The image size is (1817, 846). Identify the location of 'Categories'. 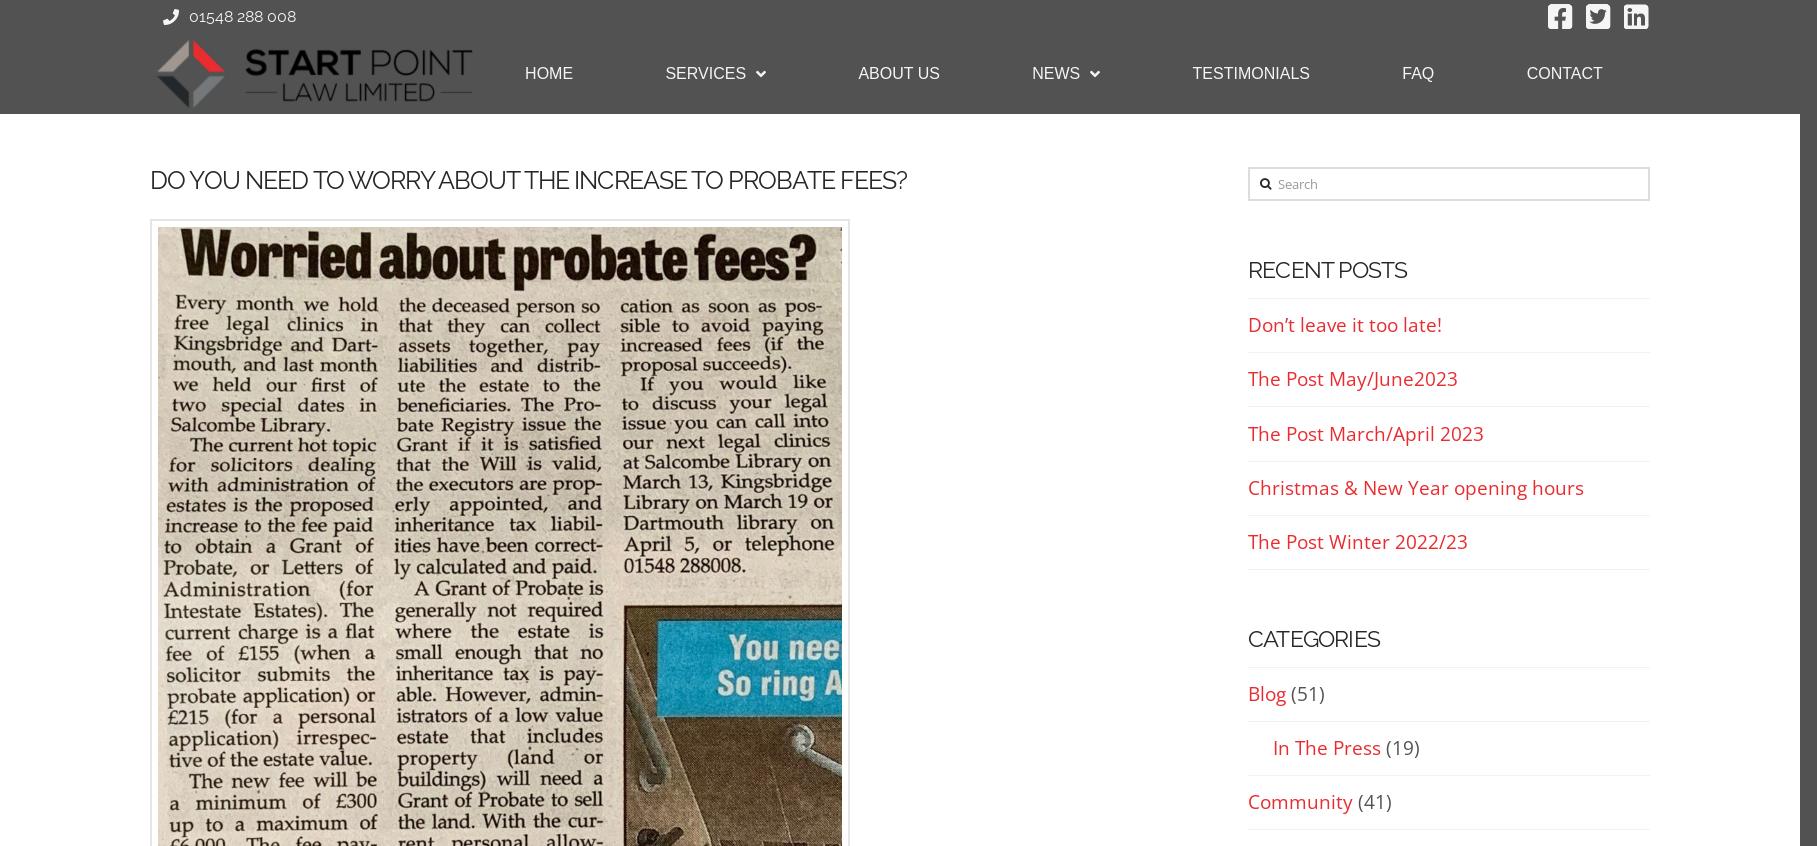
(1314, 637).